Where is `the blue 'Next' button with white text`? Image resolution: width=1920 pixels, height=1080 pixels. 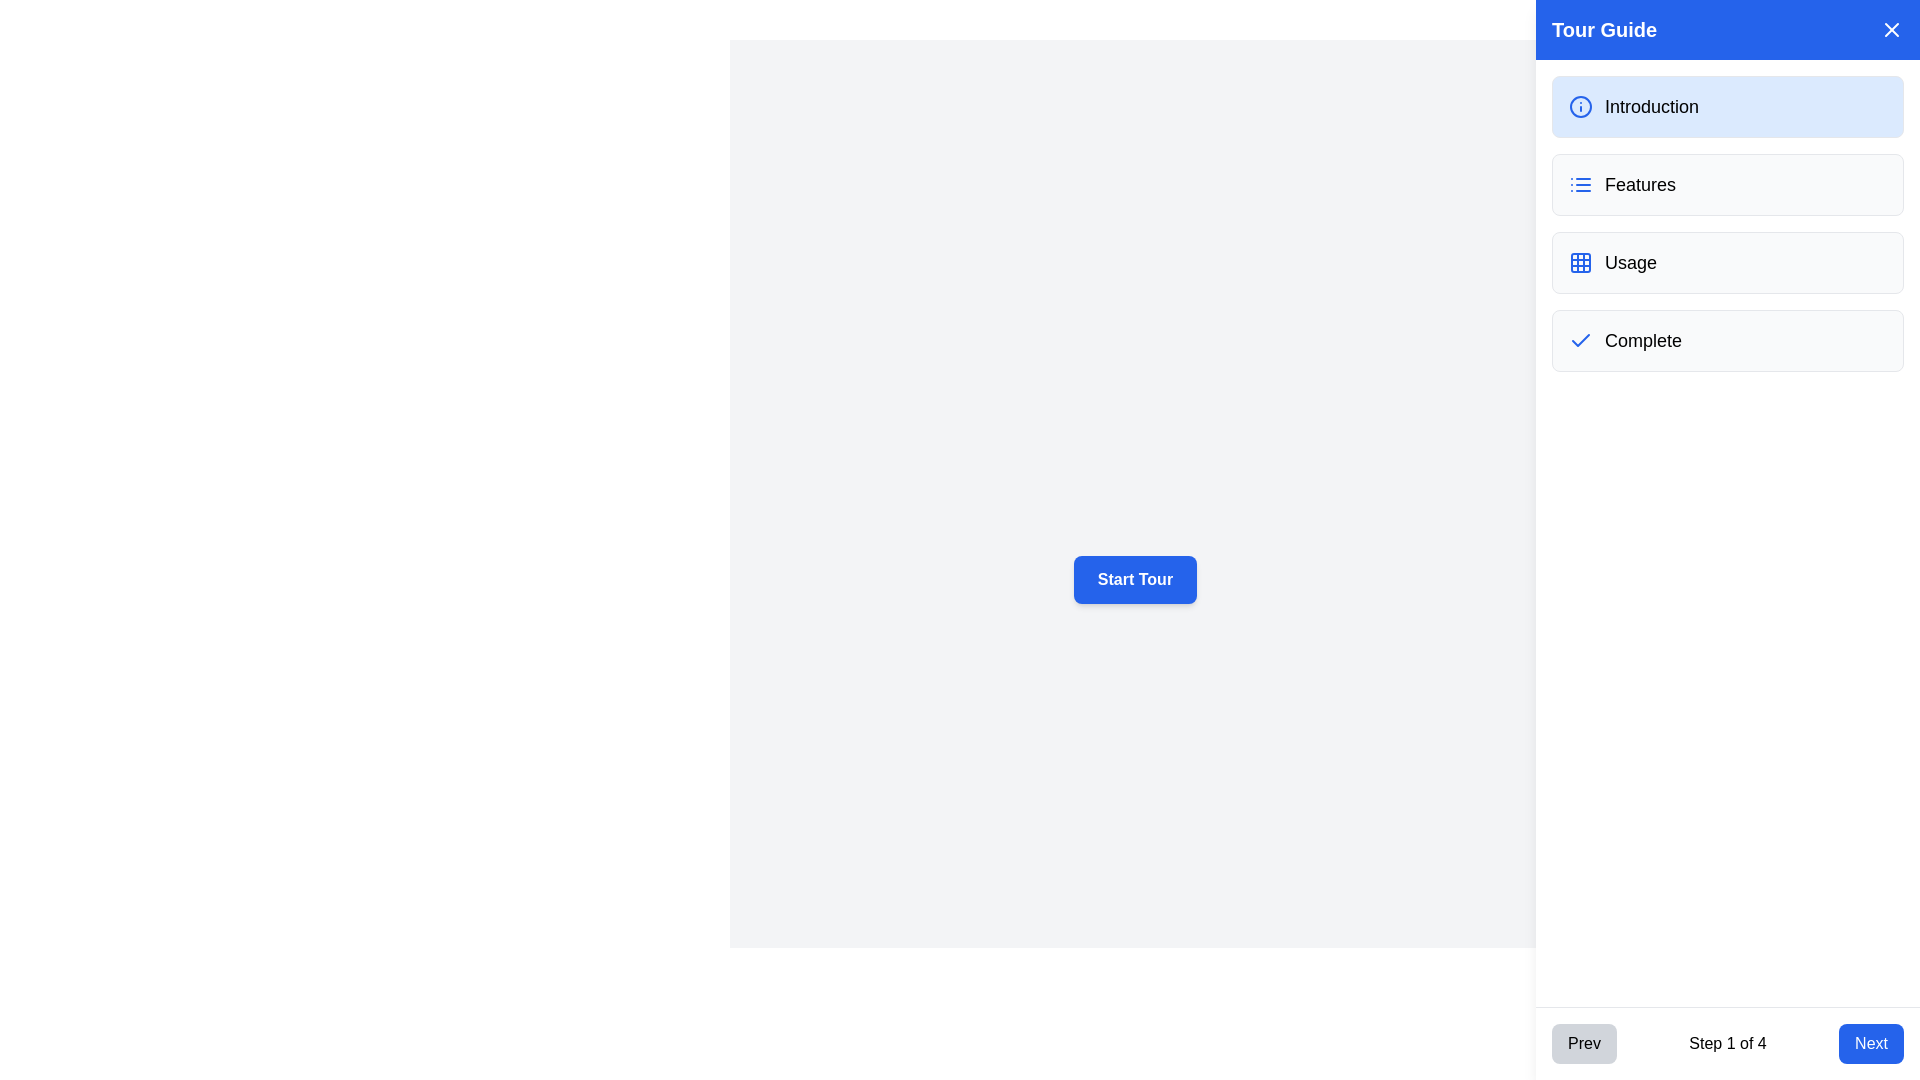 the blue 'Next' button with white text is located at coordinates (1870, 1043).